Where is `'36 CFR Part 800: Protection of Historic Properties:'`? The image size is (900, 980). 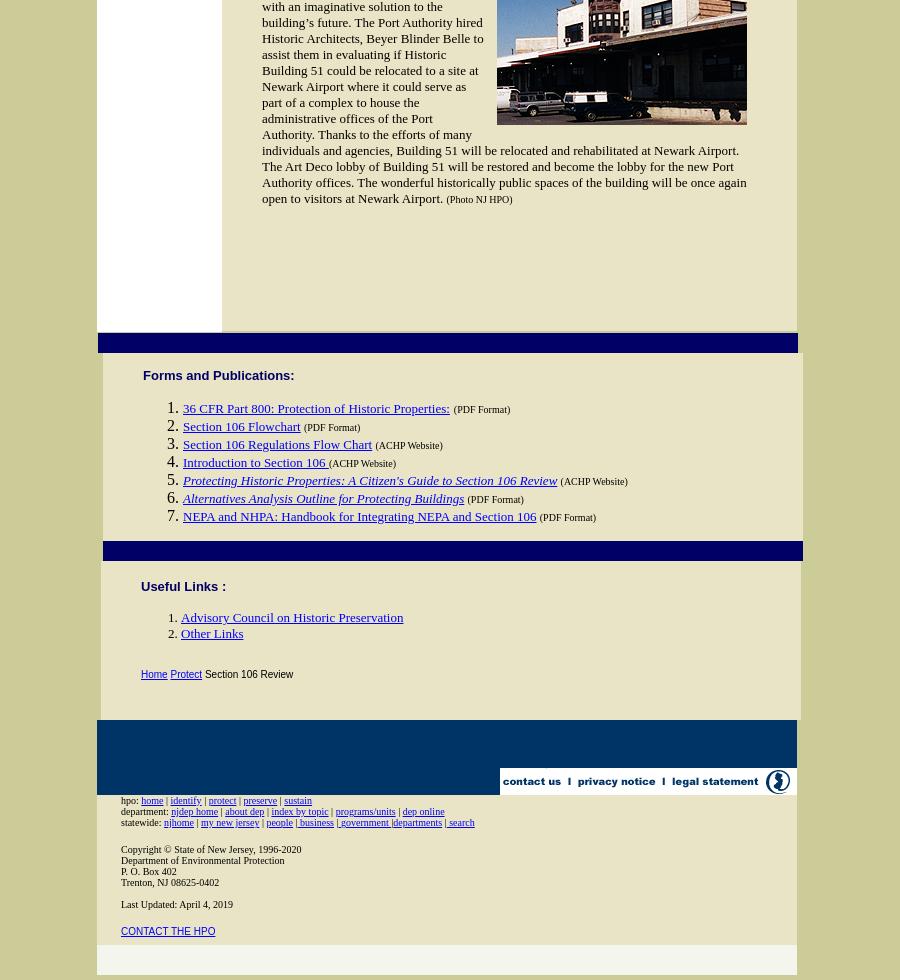
'36 CFR Part 800: Protection of Historic Properties:' is located at coordinates (314, 408).